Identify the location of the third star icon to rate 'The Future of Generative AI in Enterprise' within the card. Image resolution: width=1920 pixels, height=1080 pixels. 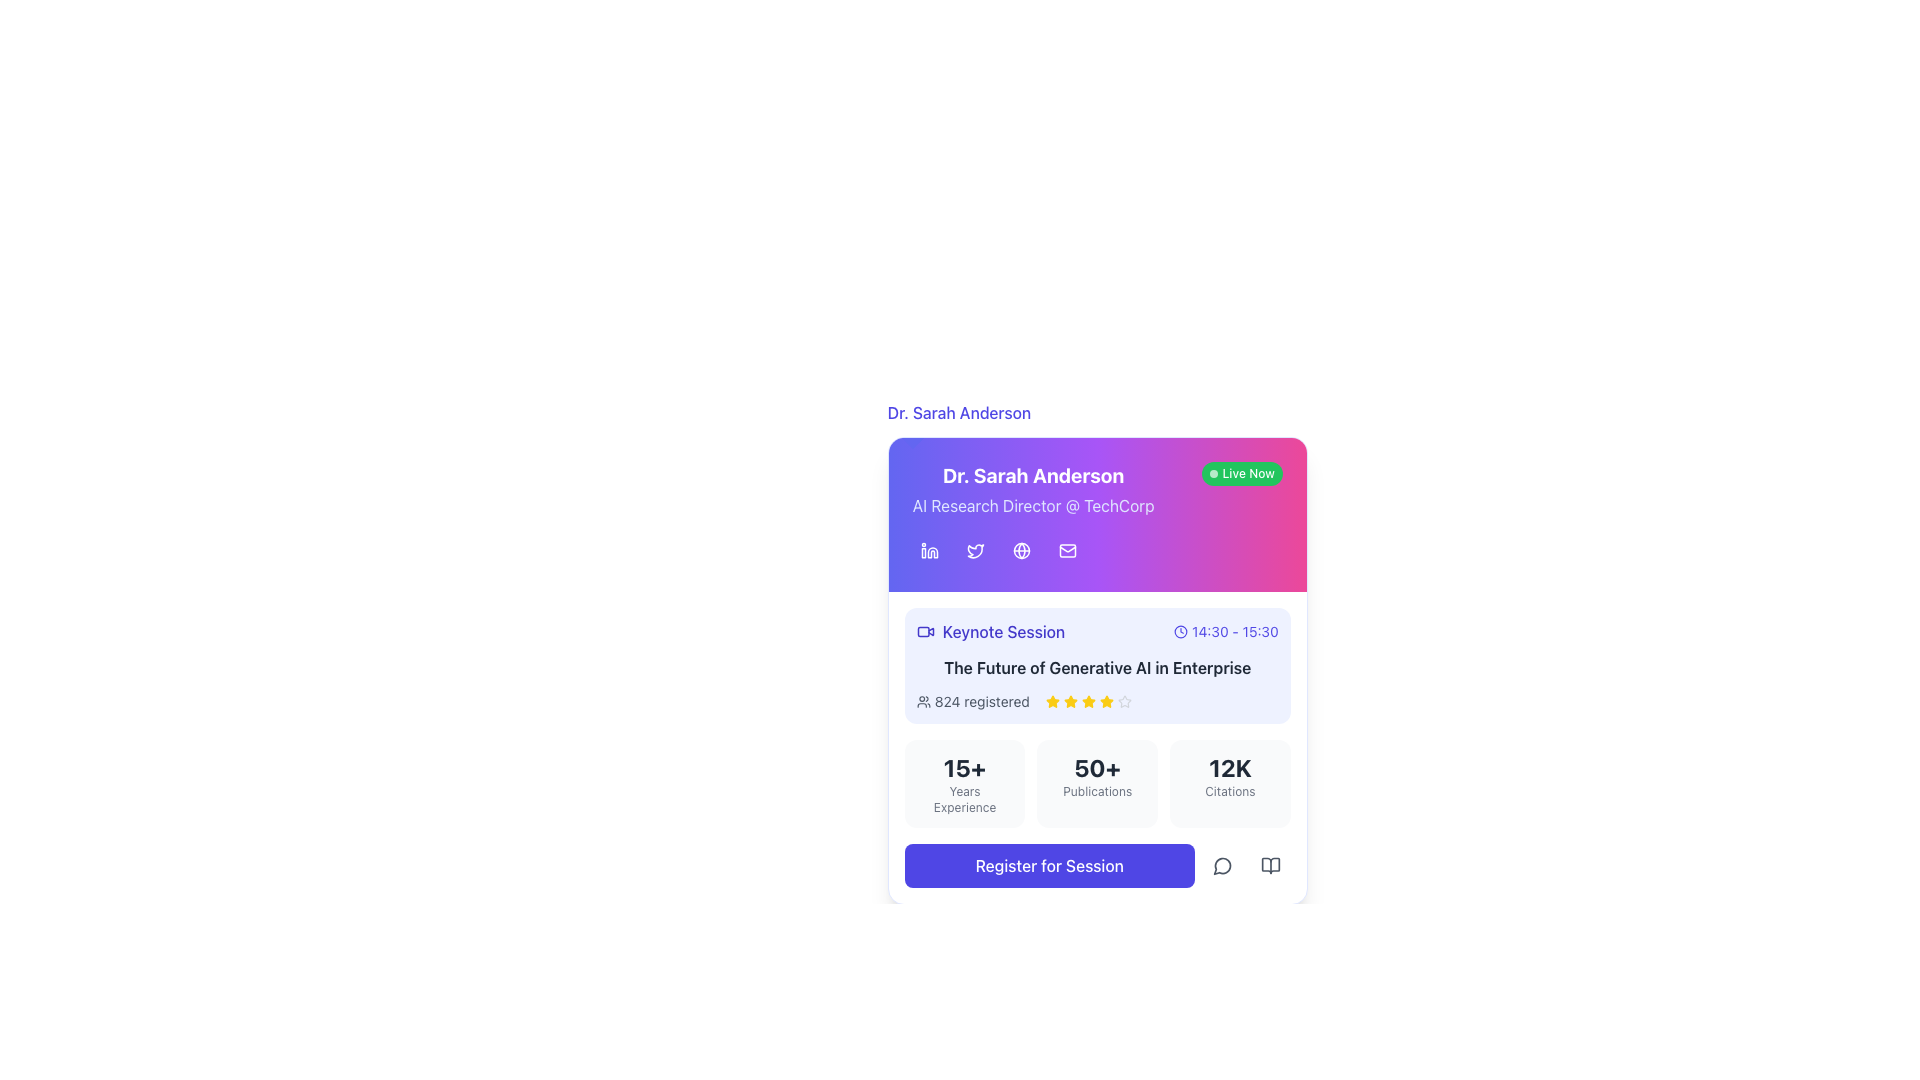
(1087, 700).